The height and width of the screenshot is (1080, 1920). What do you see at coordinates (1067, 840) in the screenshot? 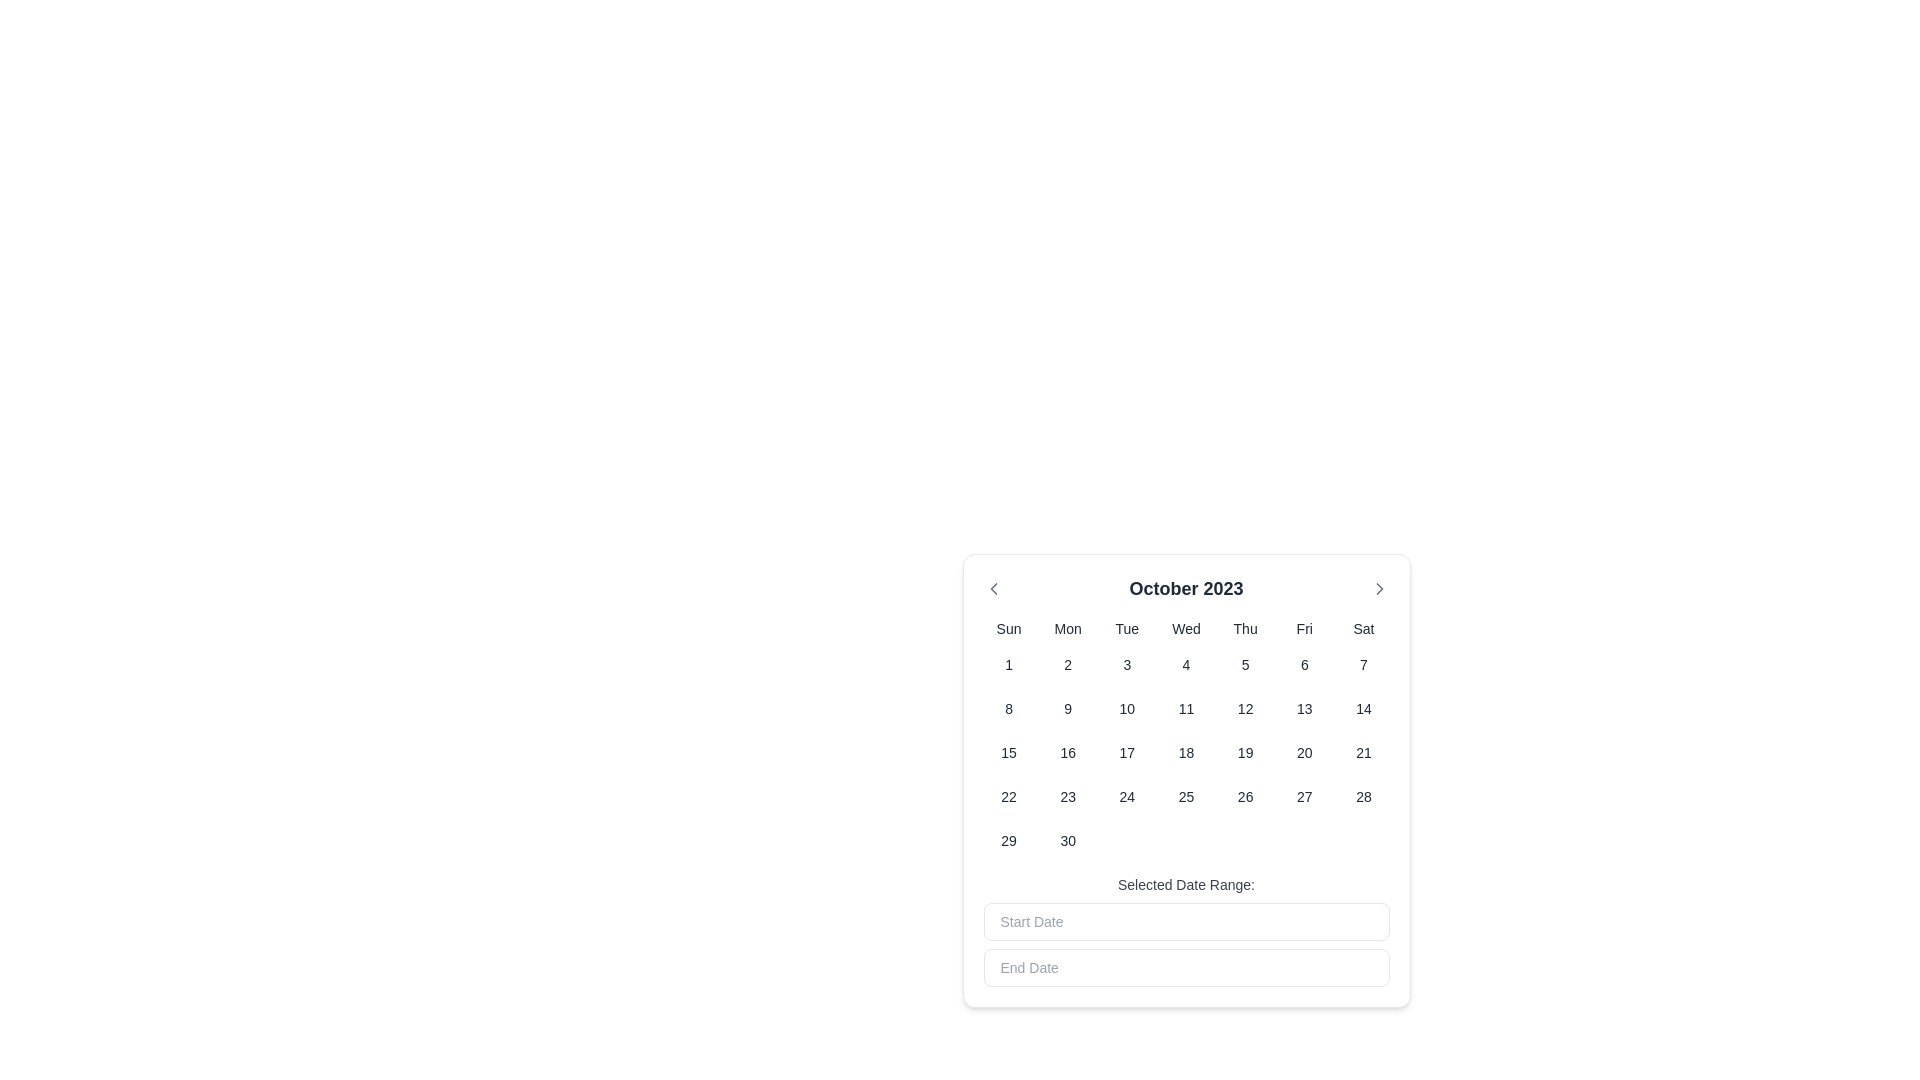
I see `the button that selects the date '30' in the calendar interface` at bounding box center [1067, 840].